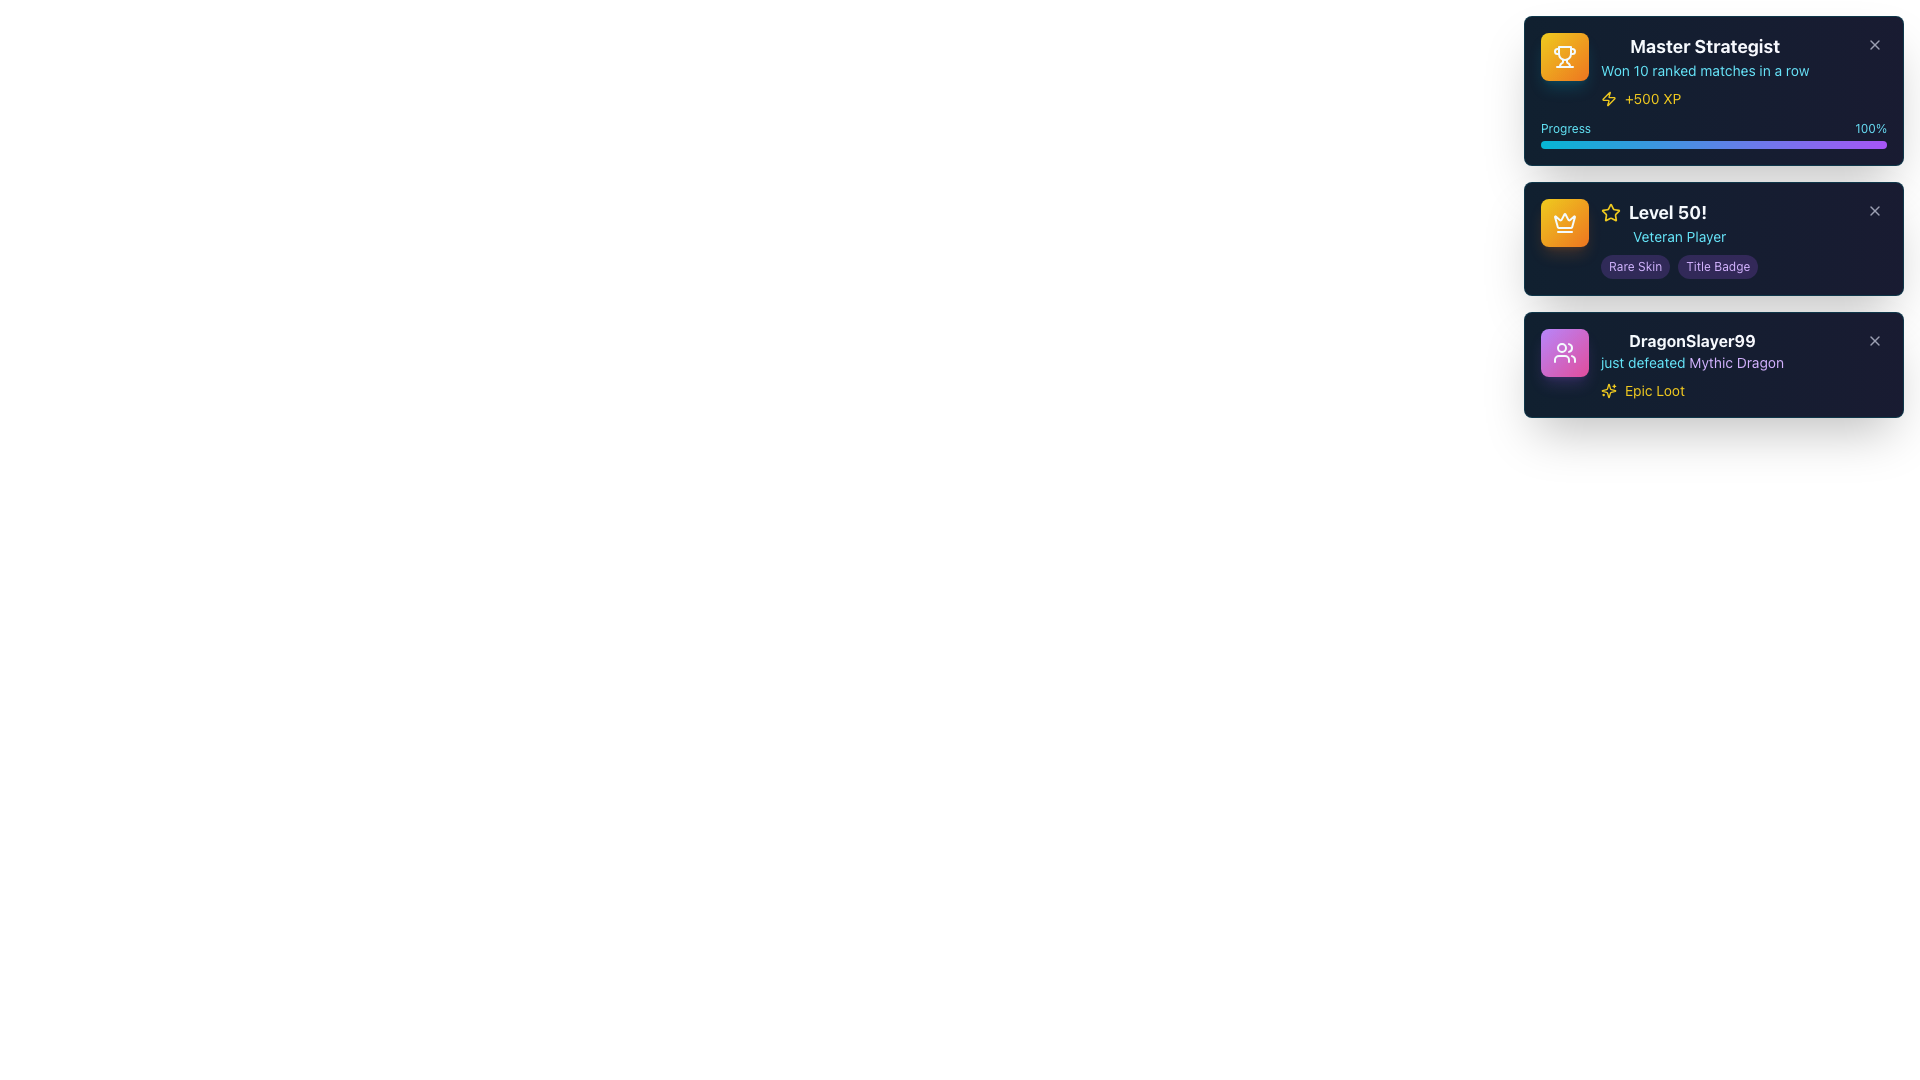 Image resolution: width=1920 pixels, height=1080 pixels. What do you see at coordinates (1704, 45) in the screenshot?
I see `the 'Master Strategist' heading text label, which is styled in bold white font and located at the top of a dark rectangular card` at bounding box center [1704, 45].